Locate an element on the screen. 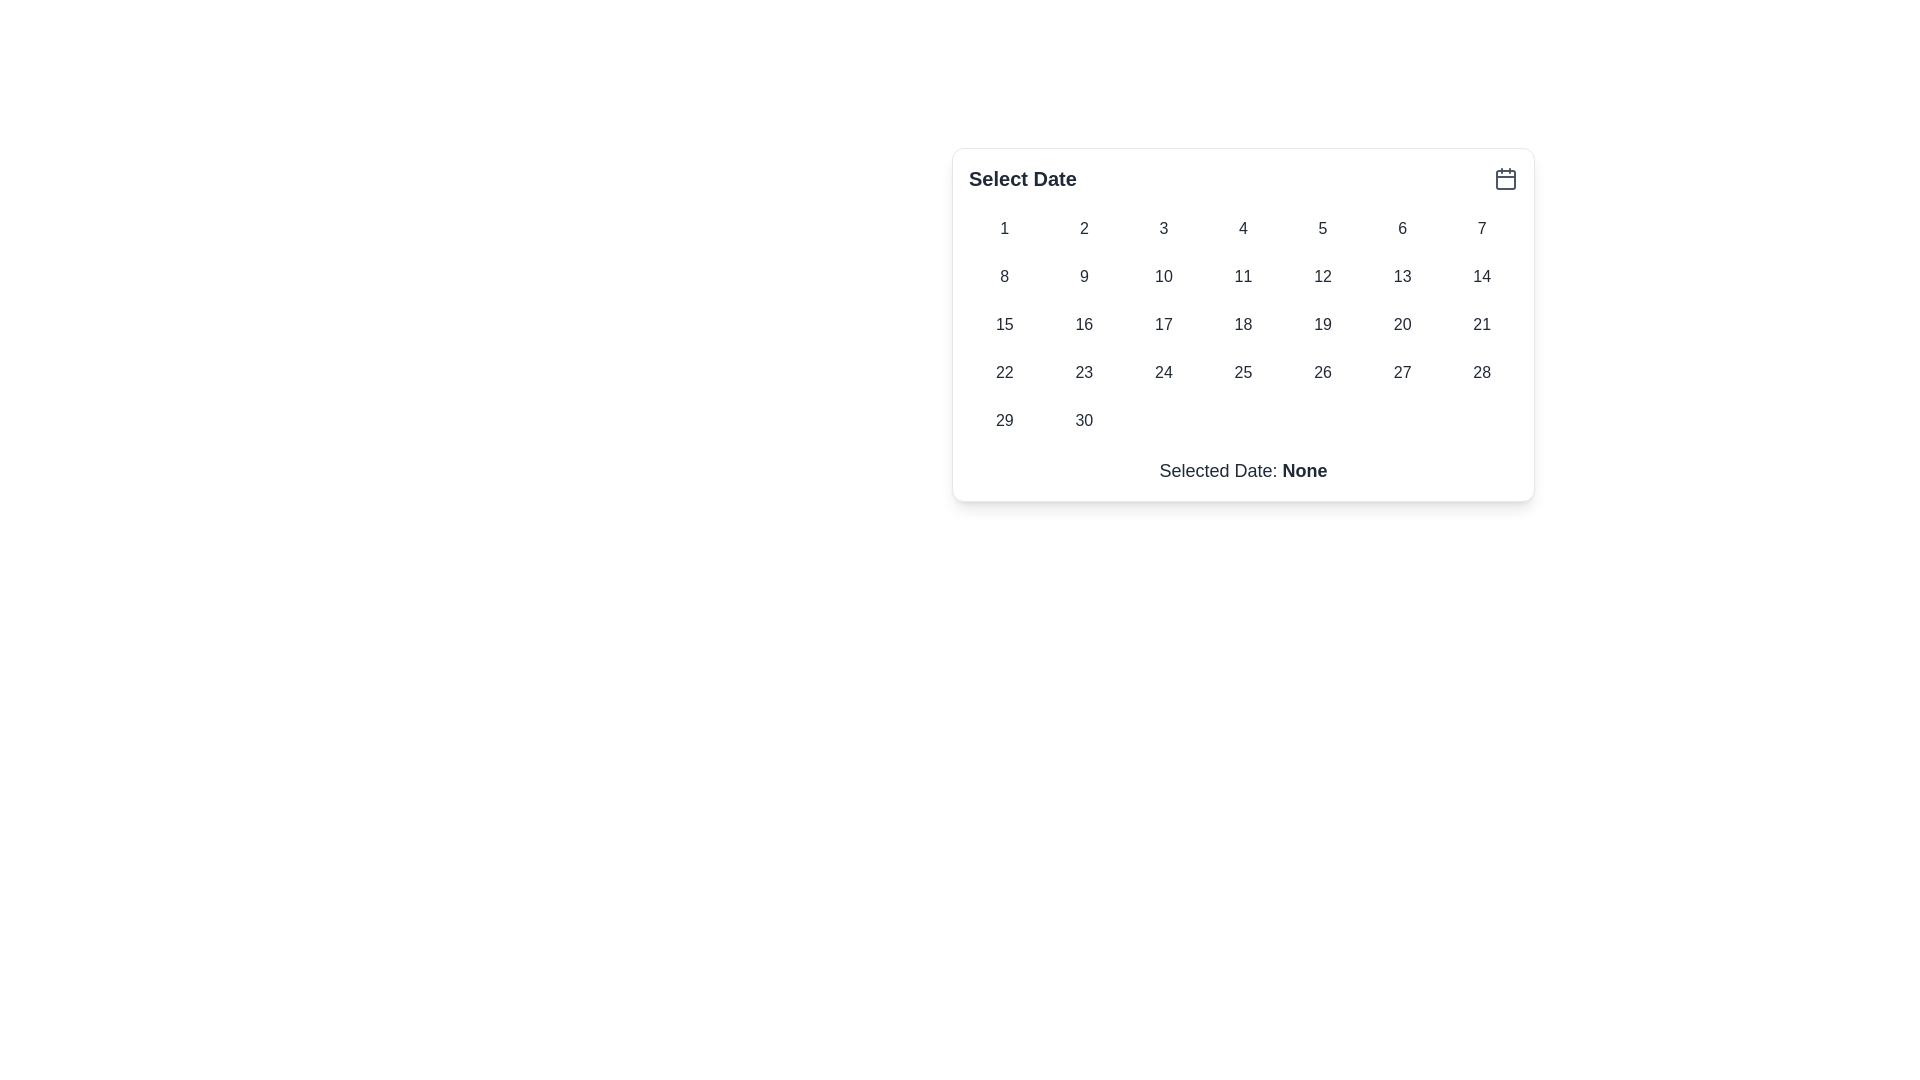  the selectable date button for the date '10' located in the second row and third column of the calendar grid is located at coordinates (1163, 277).